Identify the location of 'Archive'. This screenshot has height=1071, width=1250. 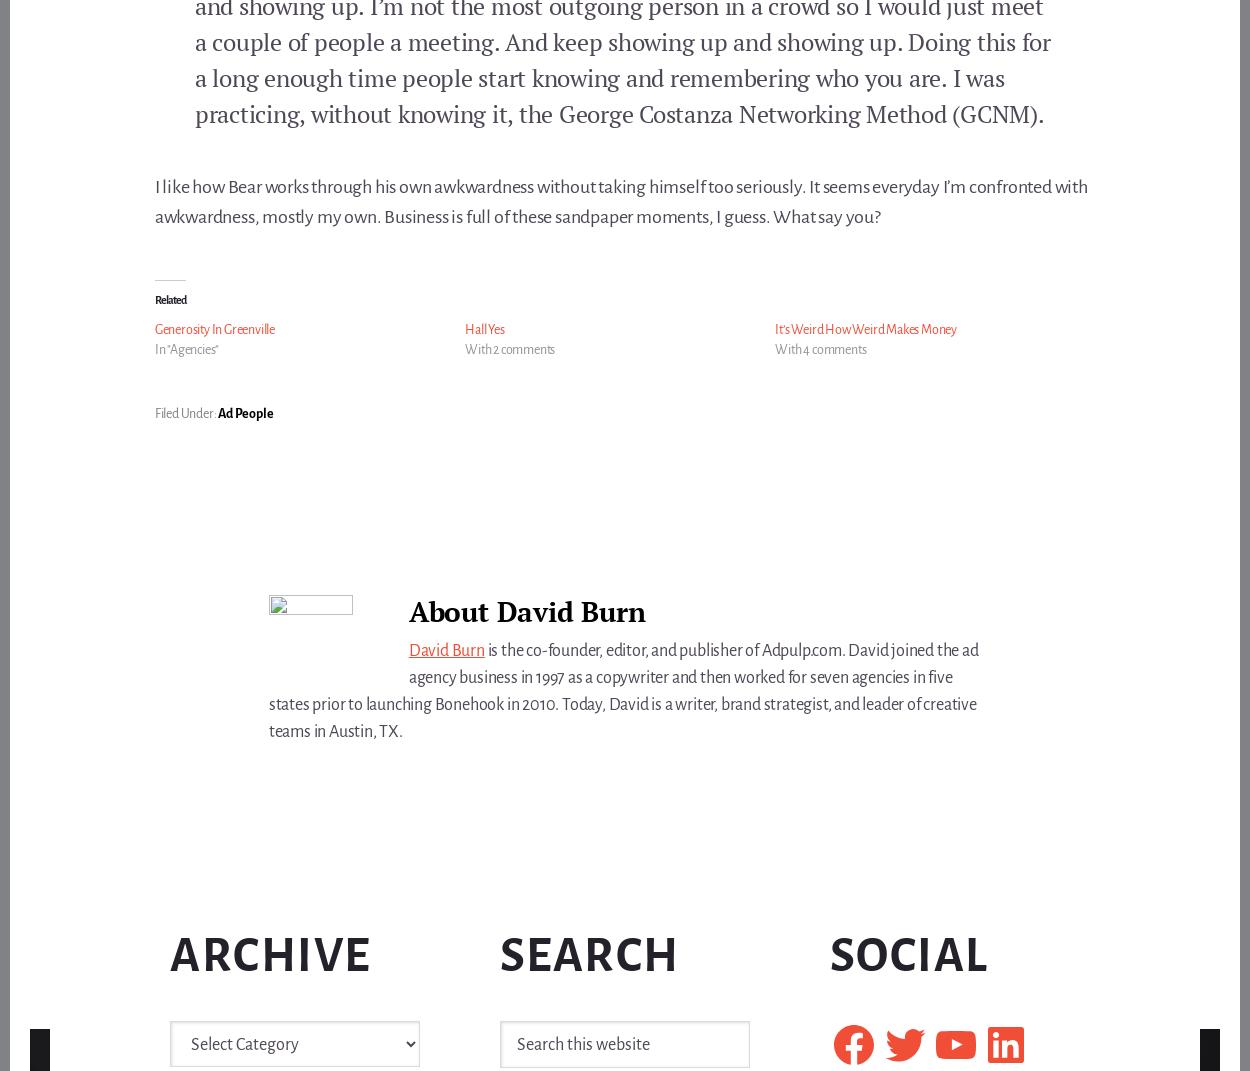
(270, 954).